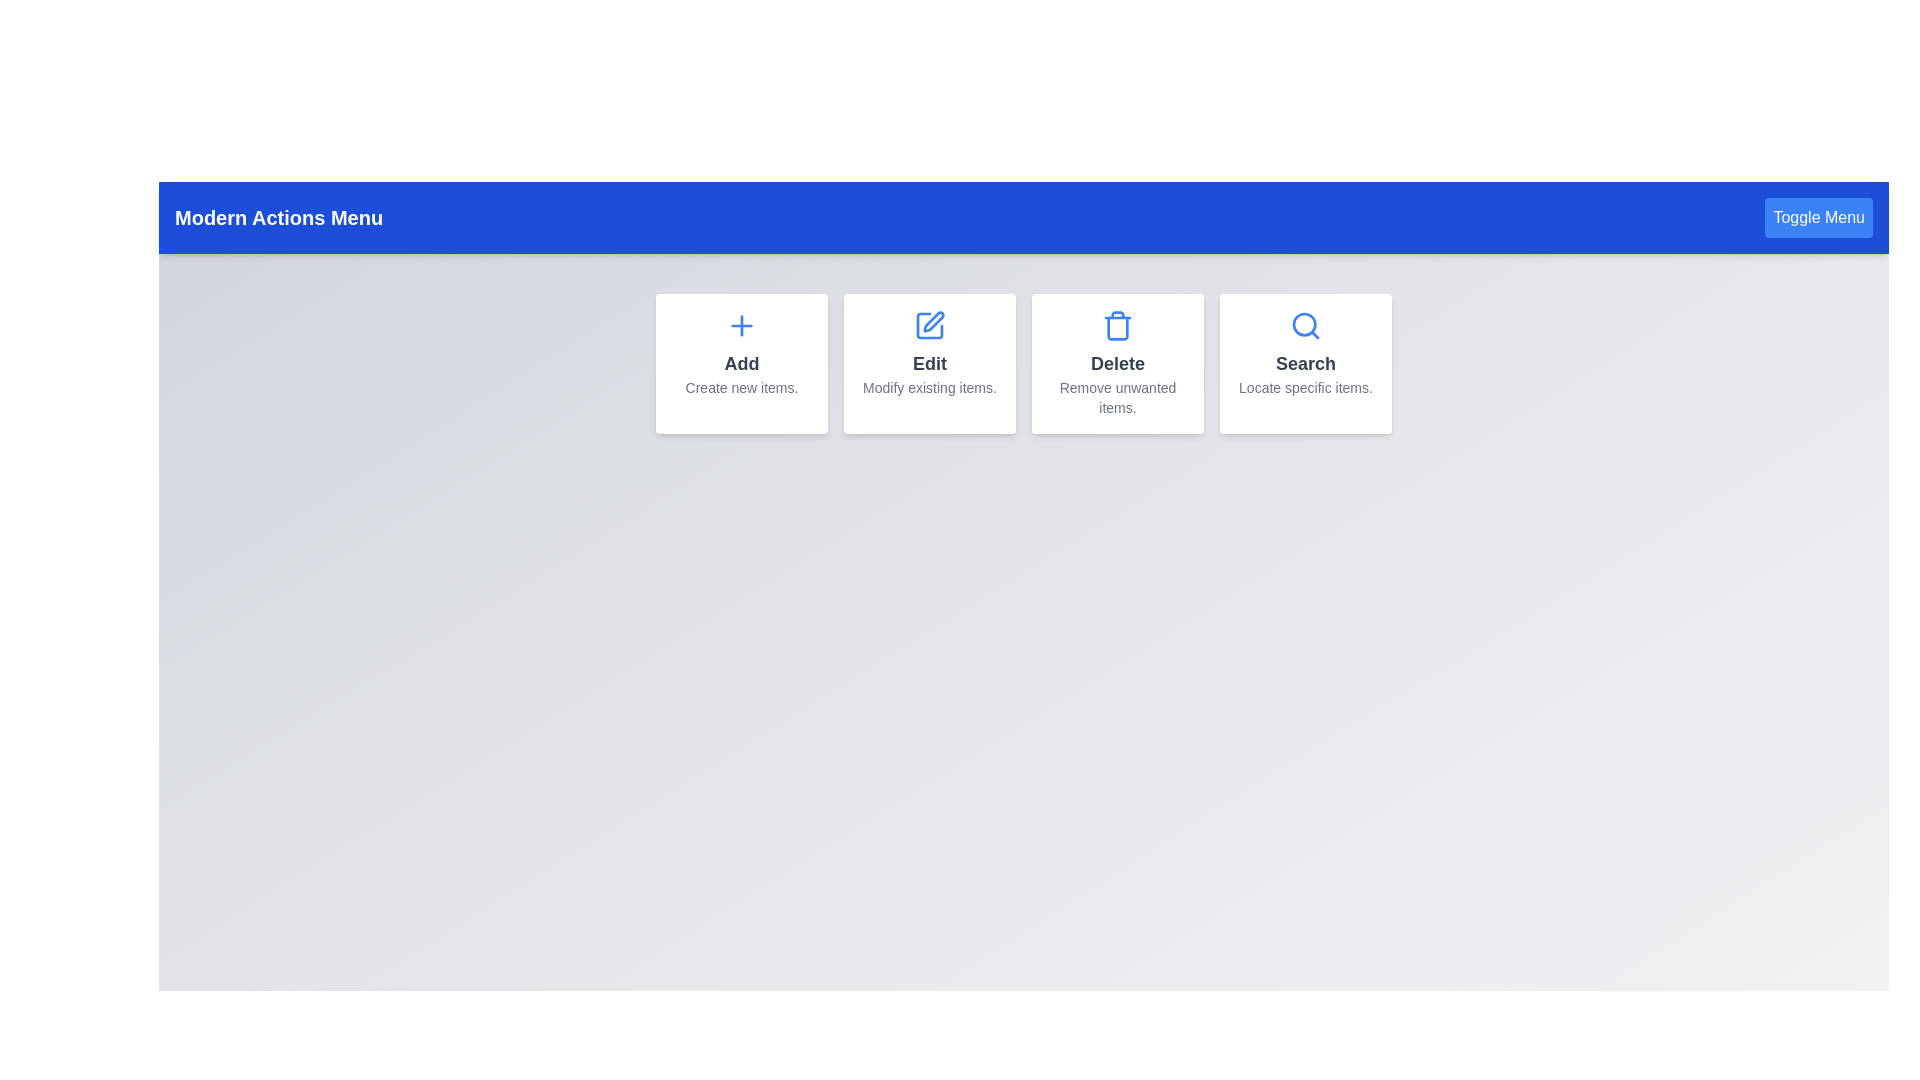 This screenshot has height=1080, width=1920. Describe the element at coordinates (1305, 363) in the screenshot. I see `the 'Search' button to initiate the search functionality` at that location.